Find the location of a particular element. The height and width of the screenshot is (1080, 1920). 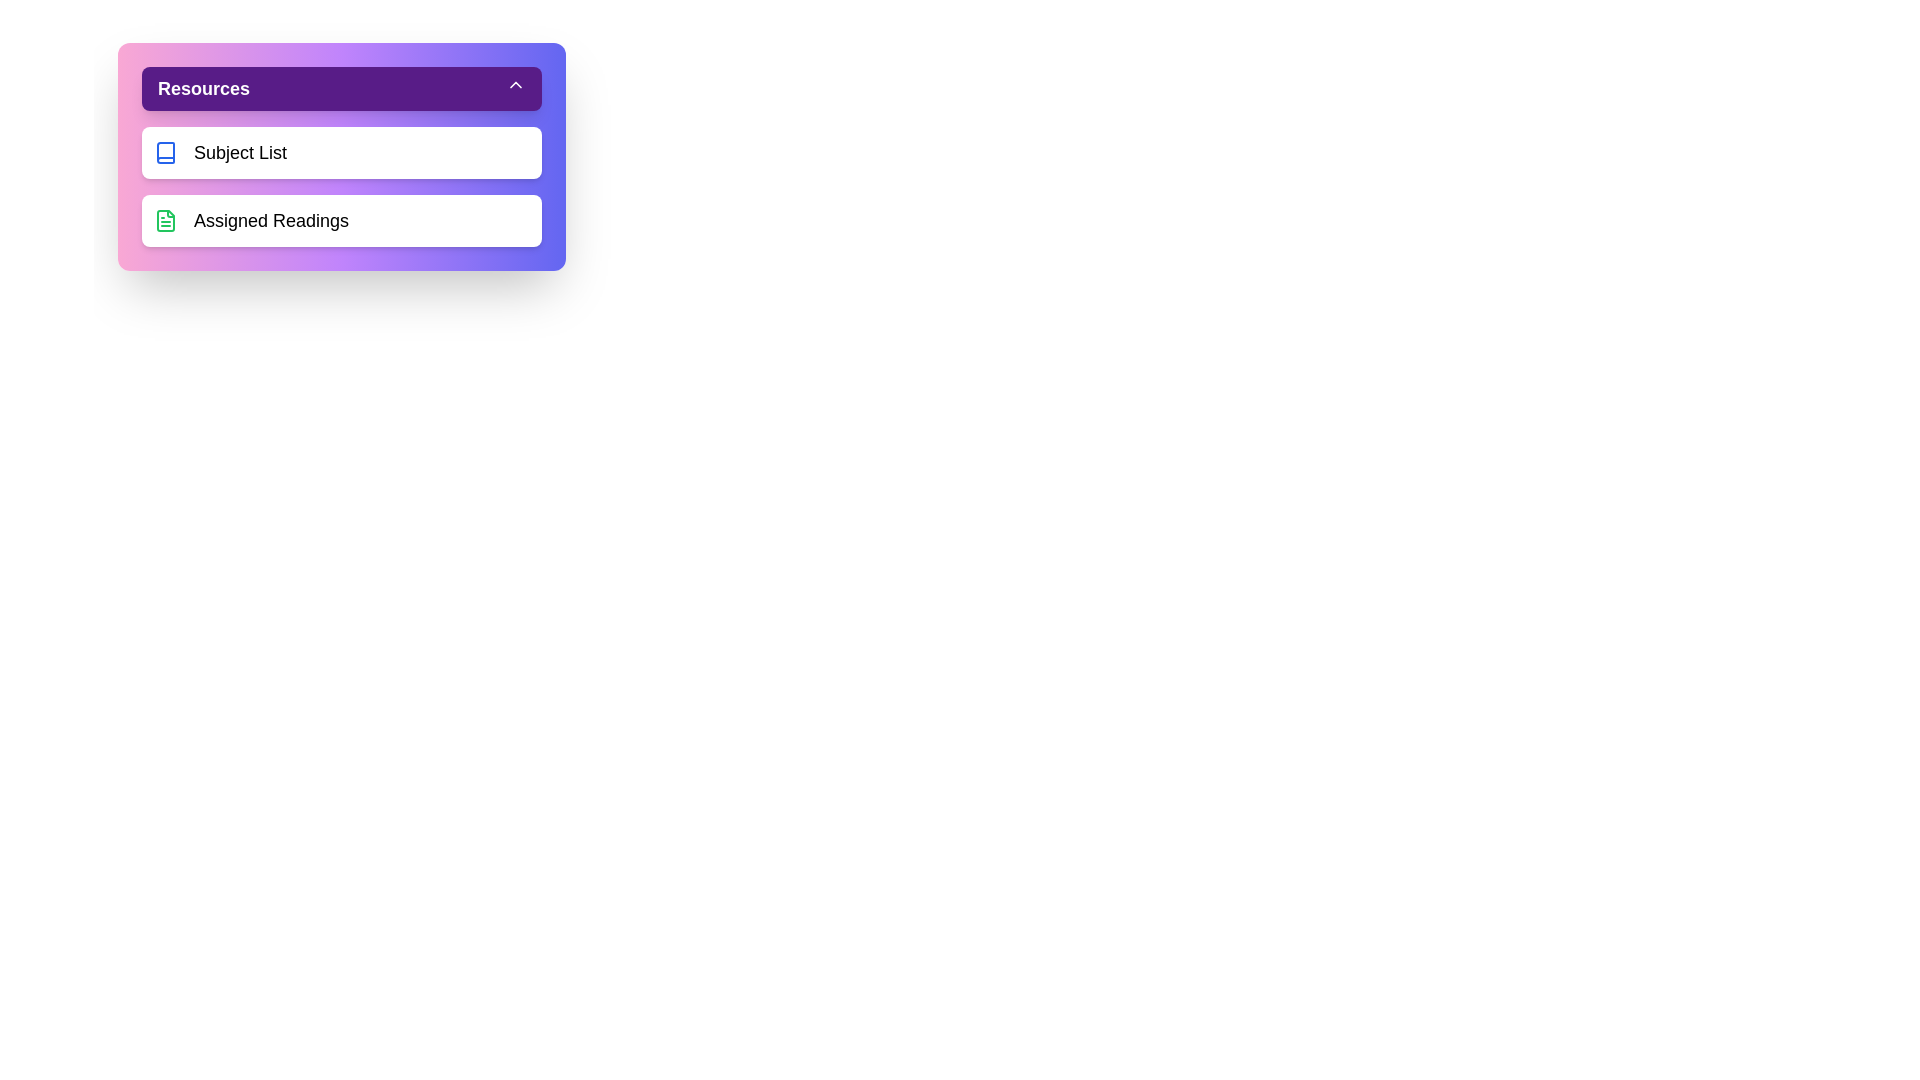

the SVG-based file icon representing the 'Assigned Readings' section is located at coordinates (166, 220).